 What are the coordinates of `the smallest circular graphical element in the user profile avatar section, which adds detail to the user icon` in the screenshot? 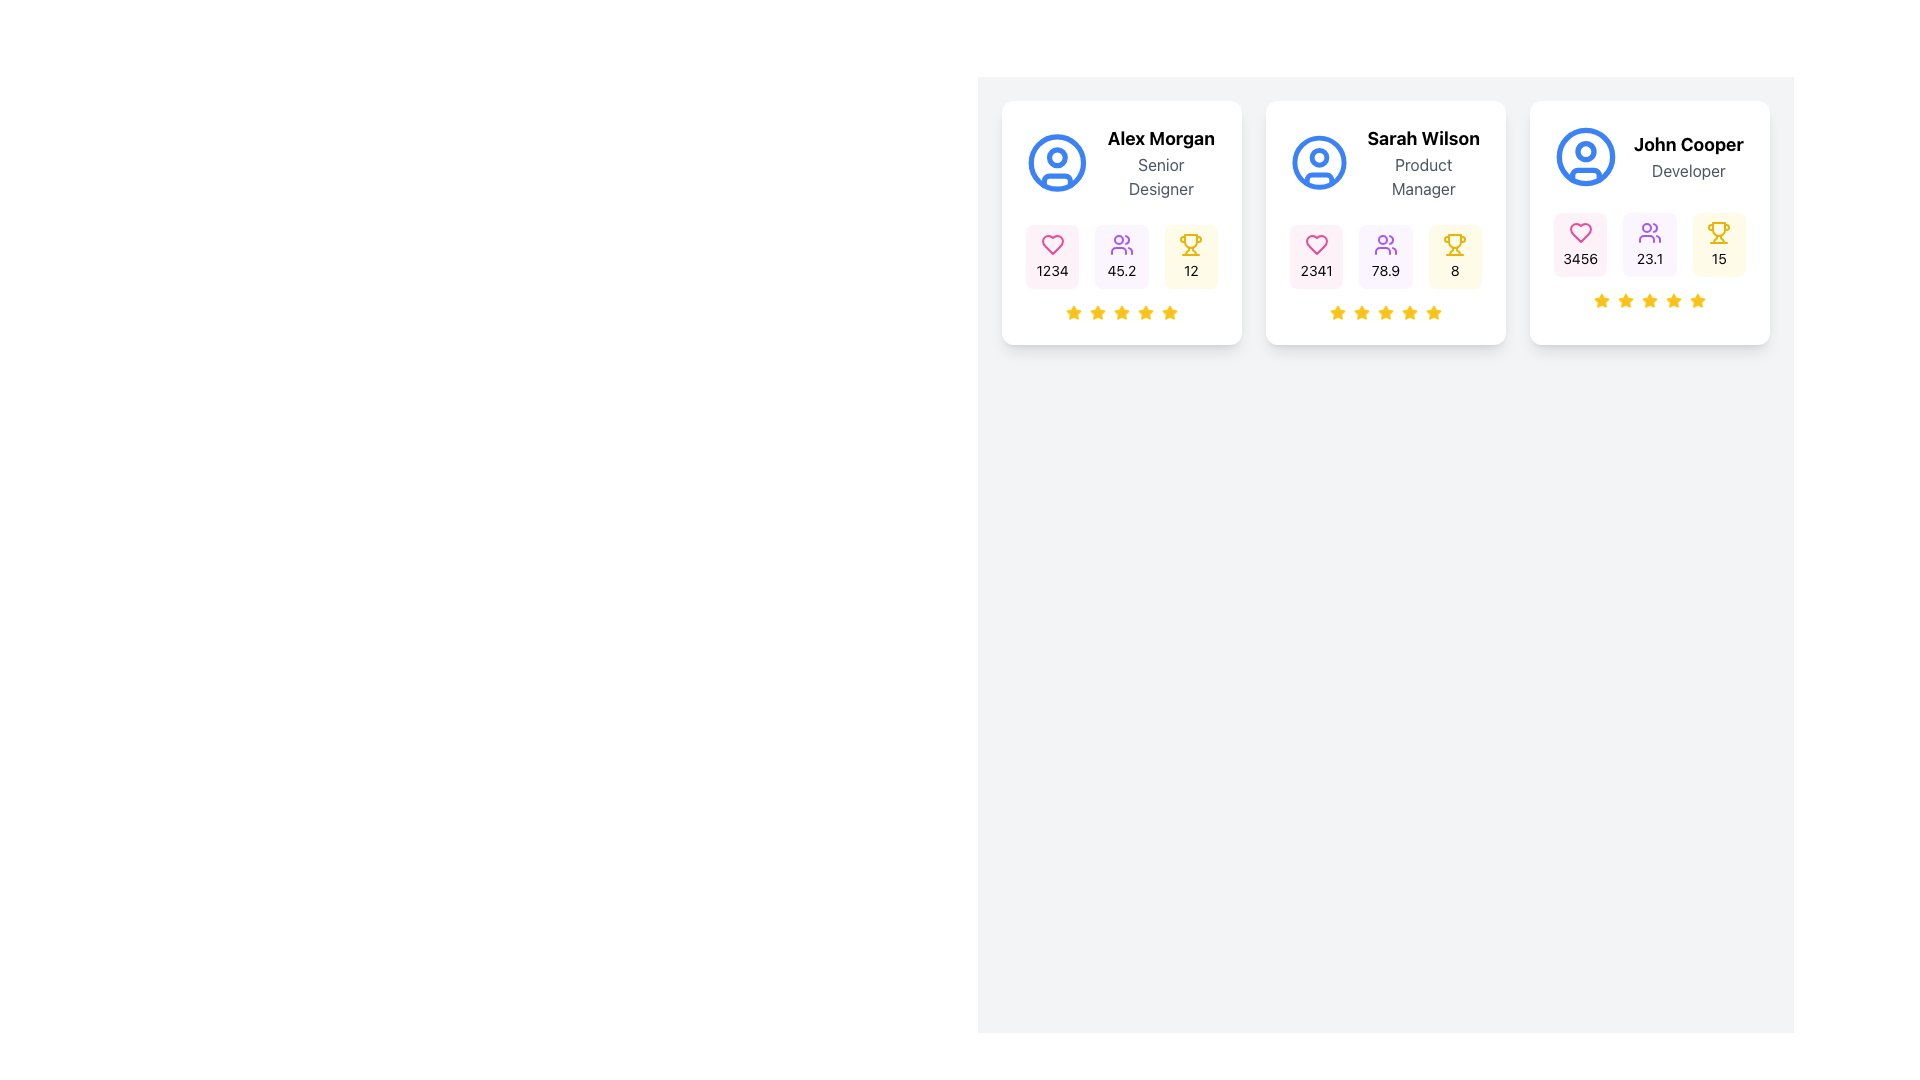 It's located at (1319, 157).